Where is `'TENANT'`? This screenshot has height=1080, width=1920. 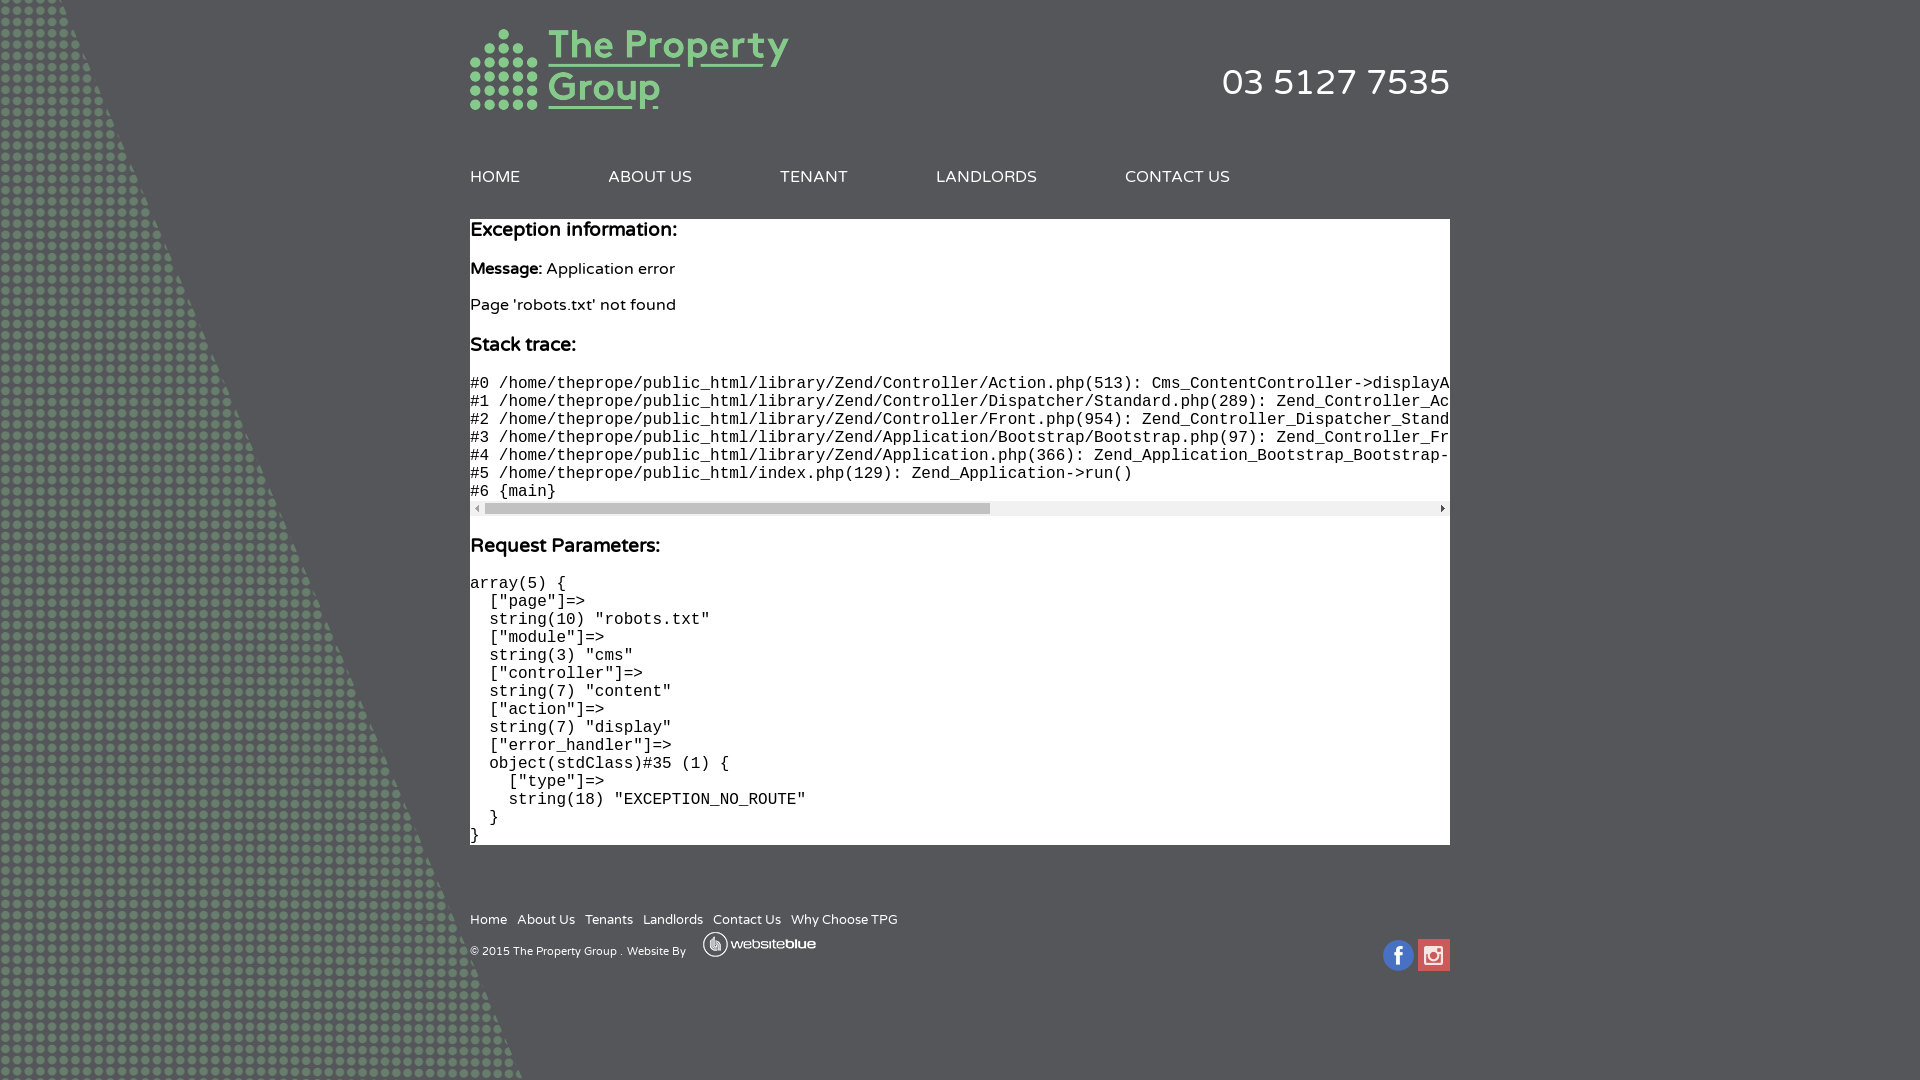
'TENANT' is located at coordinates (814, 176).